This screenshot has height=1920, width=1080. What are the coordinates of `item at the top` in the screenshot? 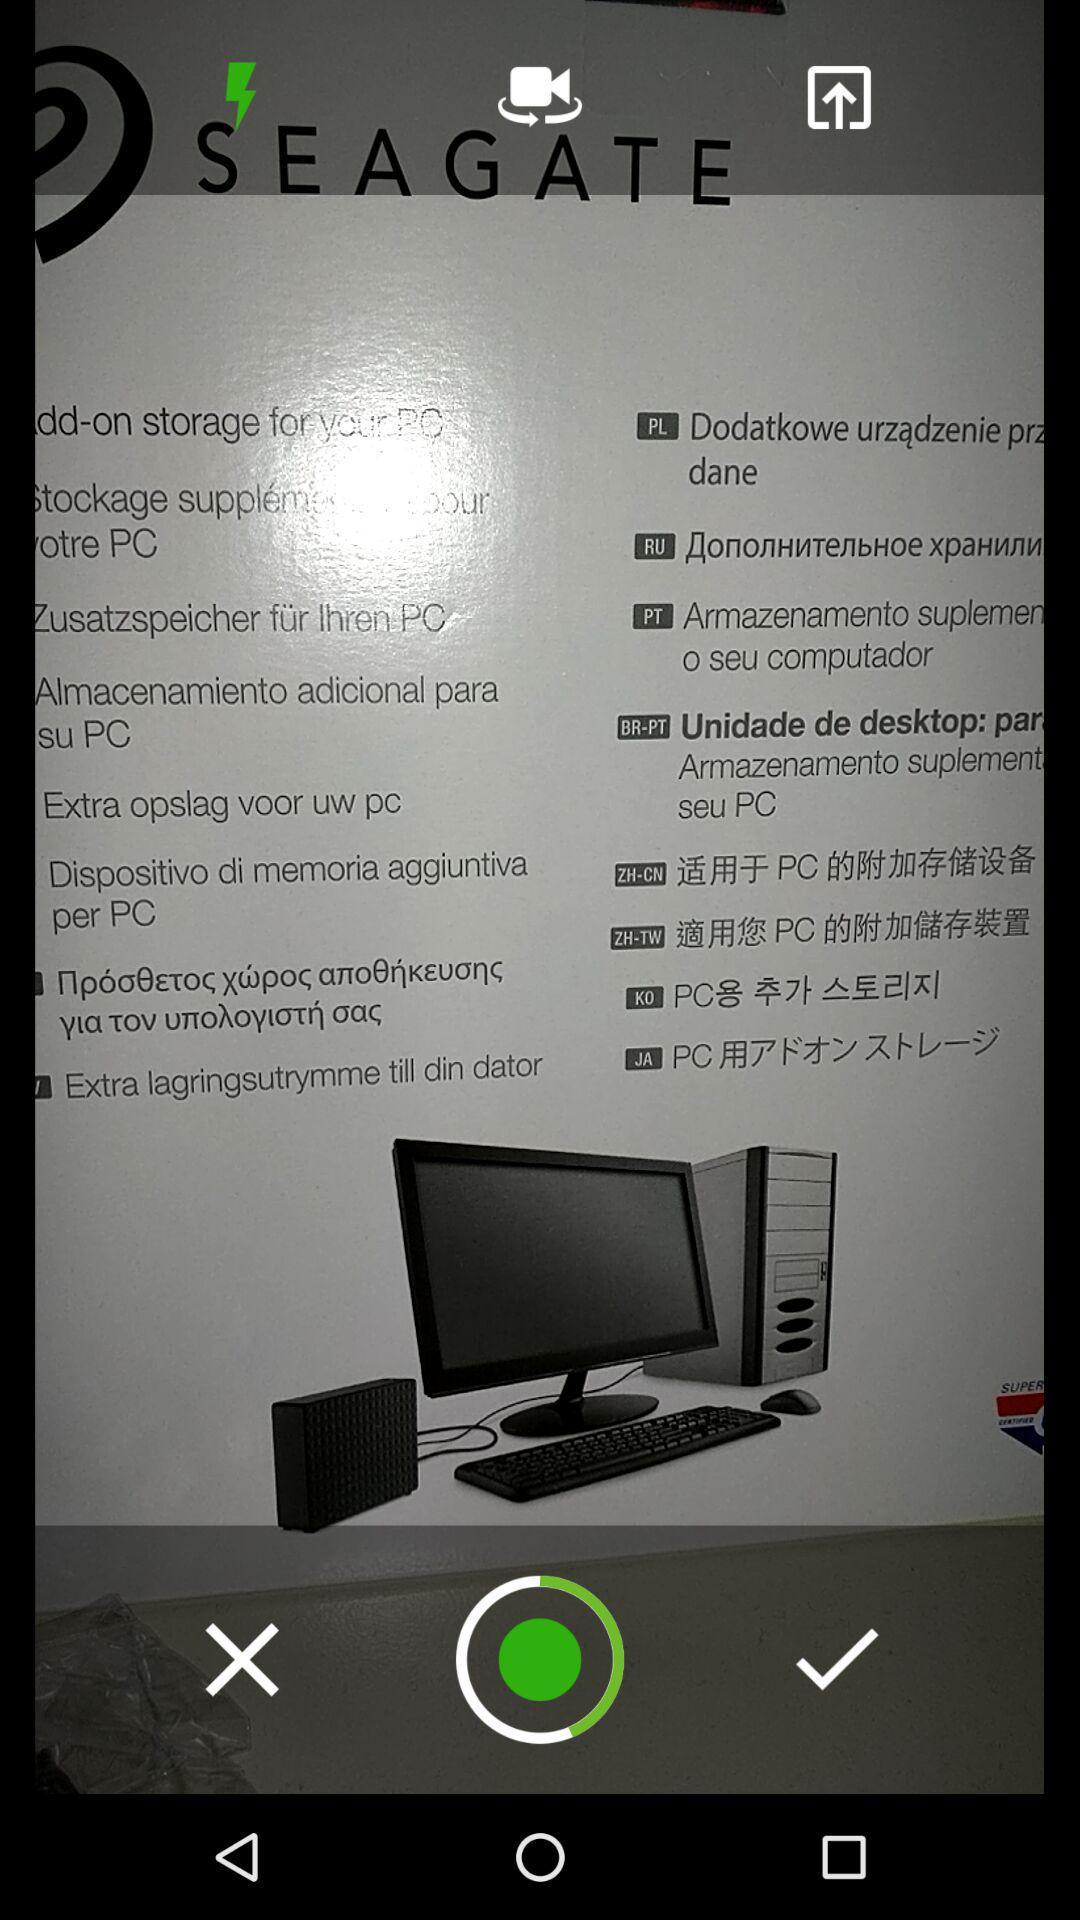 It's located at (540, 96).